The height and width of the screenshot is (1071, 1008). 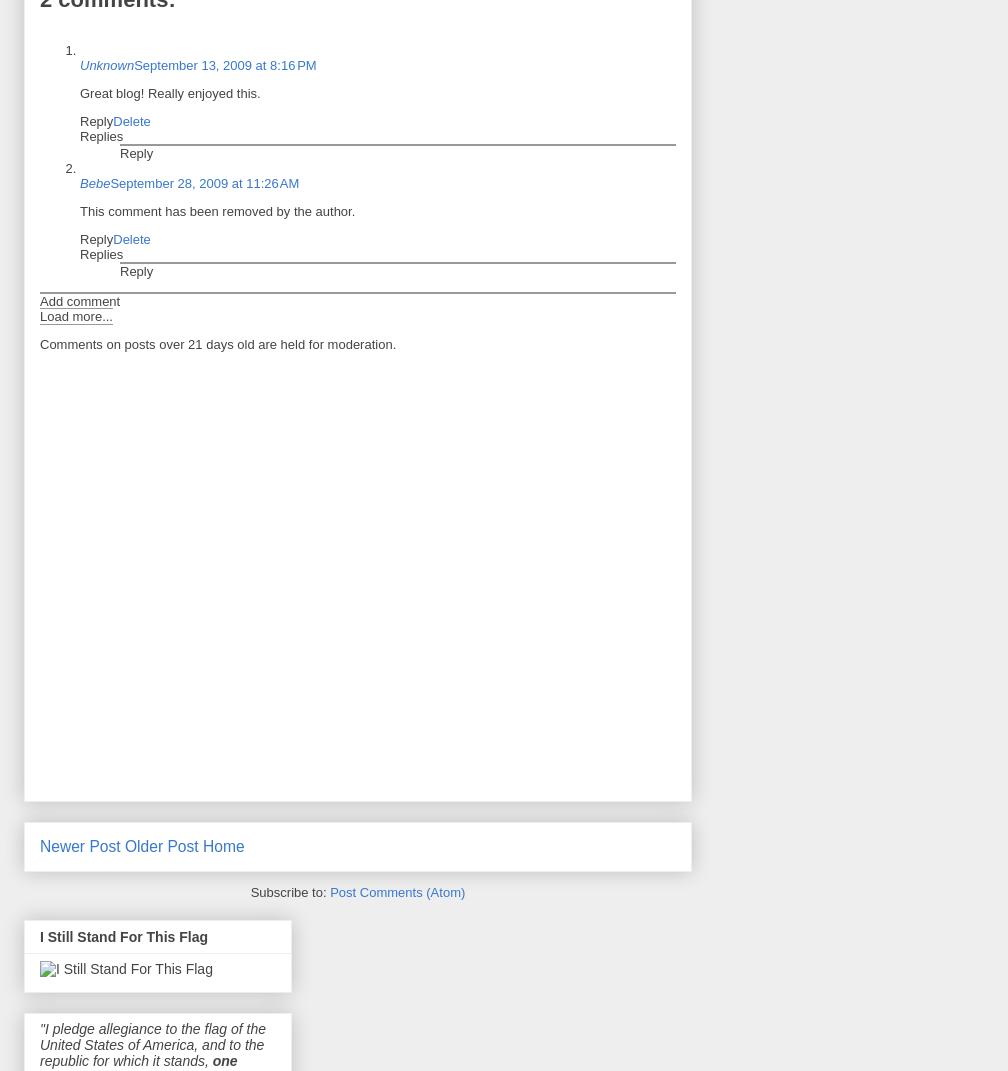 I want to click on 'September 13, 2009 at 8:16 PM', so click(x=224, y=63).